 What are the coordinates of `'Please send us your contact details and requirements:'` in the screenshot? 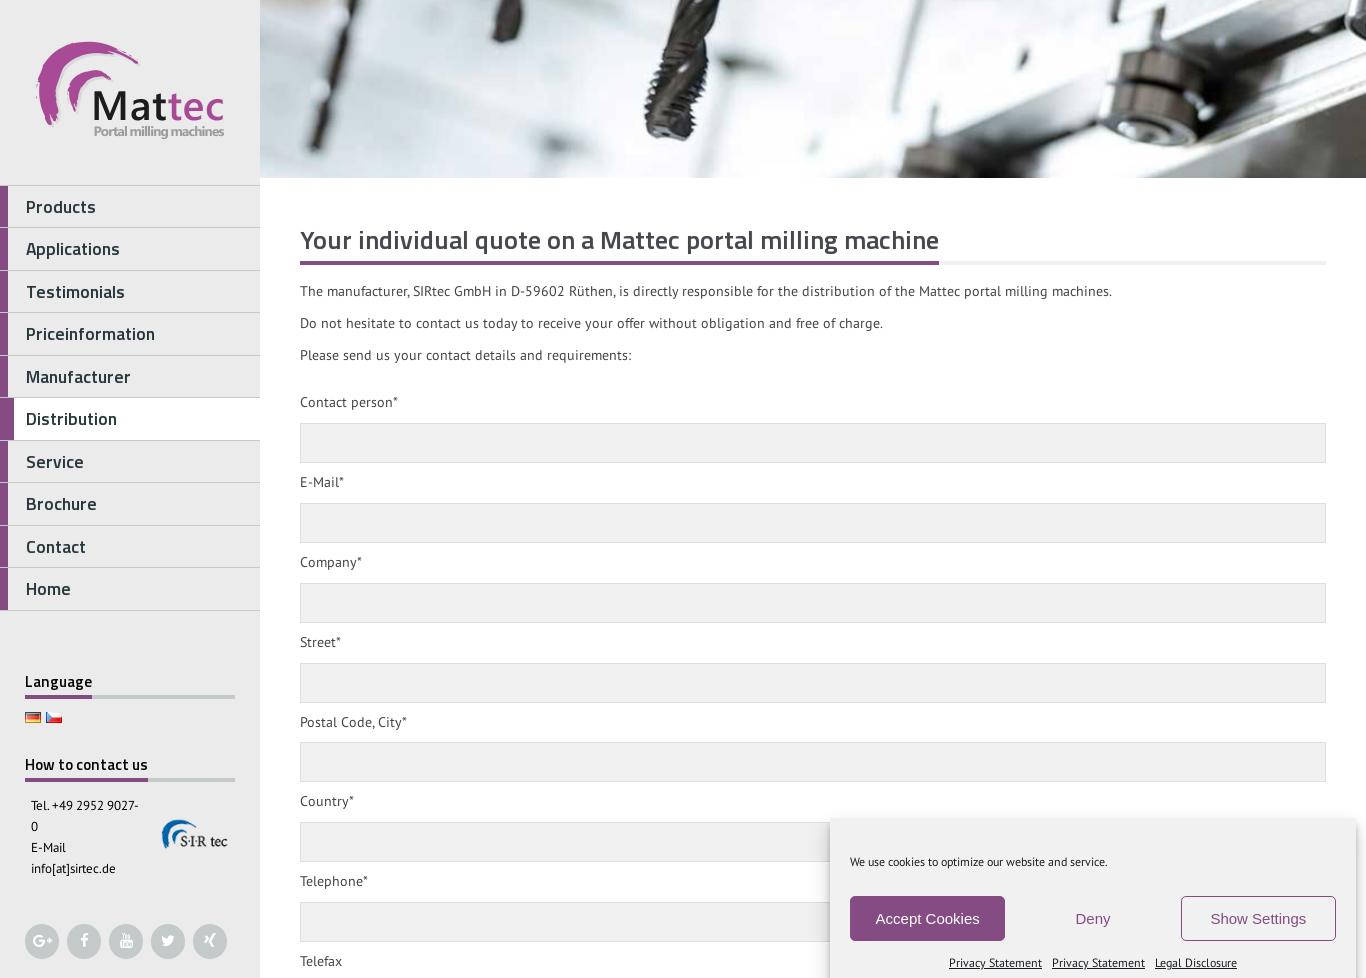 It's located at (465, 353).